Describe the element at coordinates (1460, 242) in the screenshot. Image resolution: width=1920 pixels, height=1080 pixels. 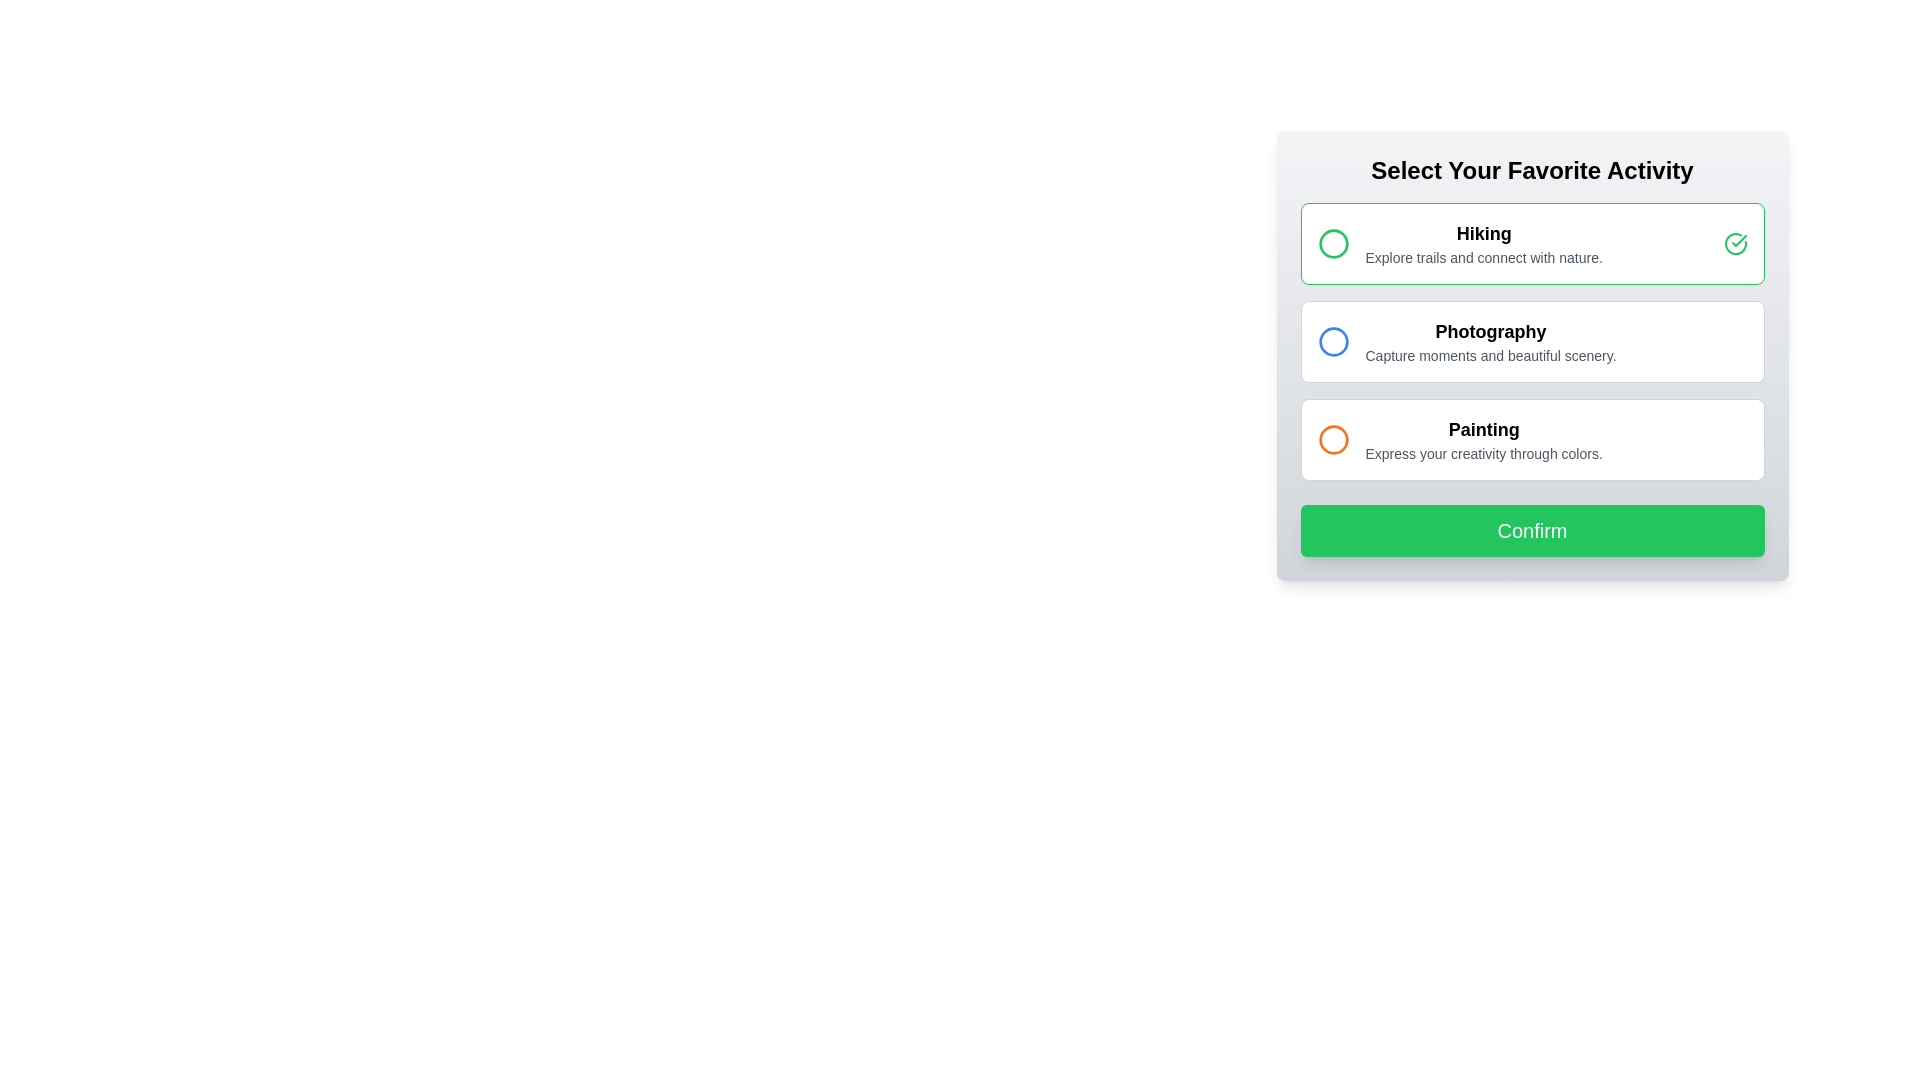
I see `the radio button for 'Hiking' in the selection menu titled 'Select Your Favorite Activity' for navigation` at that location.